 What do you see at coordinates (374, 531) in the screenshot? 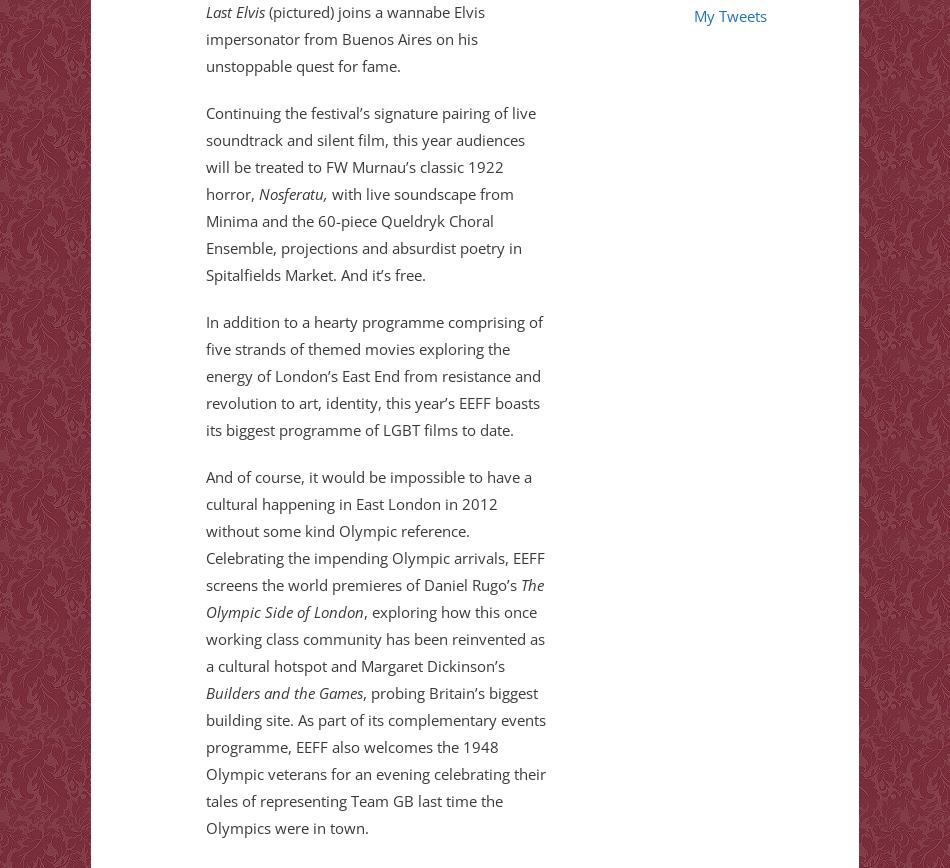
I see `'And of course, it would be impossible to have a cultural happening in East London in 2012 without some kind Olympic reference. Celebrating the impending Olympic arrivals, EEFF screens the world premieres of Daniel Rugo’s'` at bounding box center [374, 531].